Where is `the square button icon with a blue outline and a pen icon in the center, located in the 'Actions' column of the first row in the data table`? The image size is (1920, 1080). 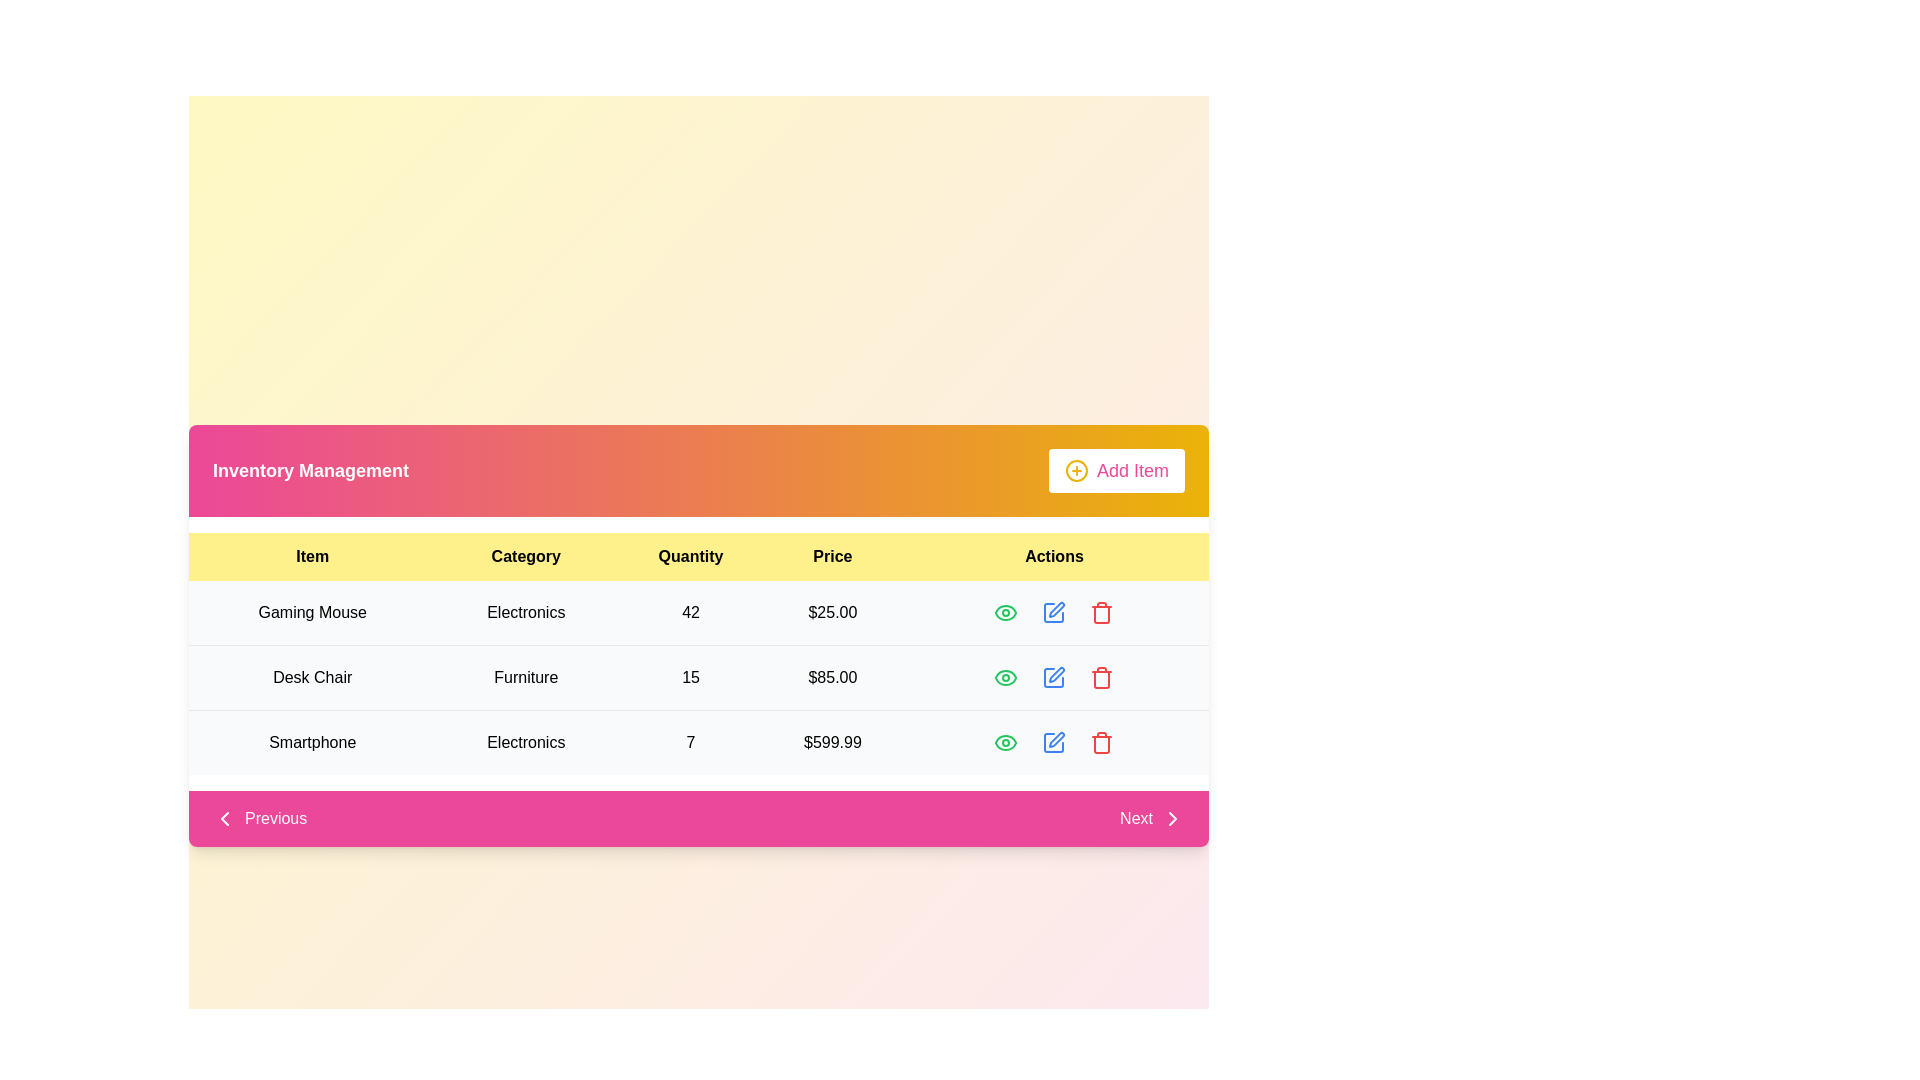
the square button icon with a blue outline and a pen icon in the center, located in the 'Actions' column of the first row in the data table is located at coordinates (1053, 612).